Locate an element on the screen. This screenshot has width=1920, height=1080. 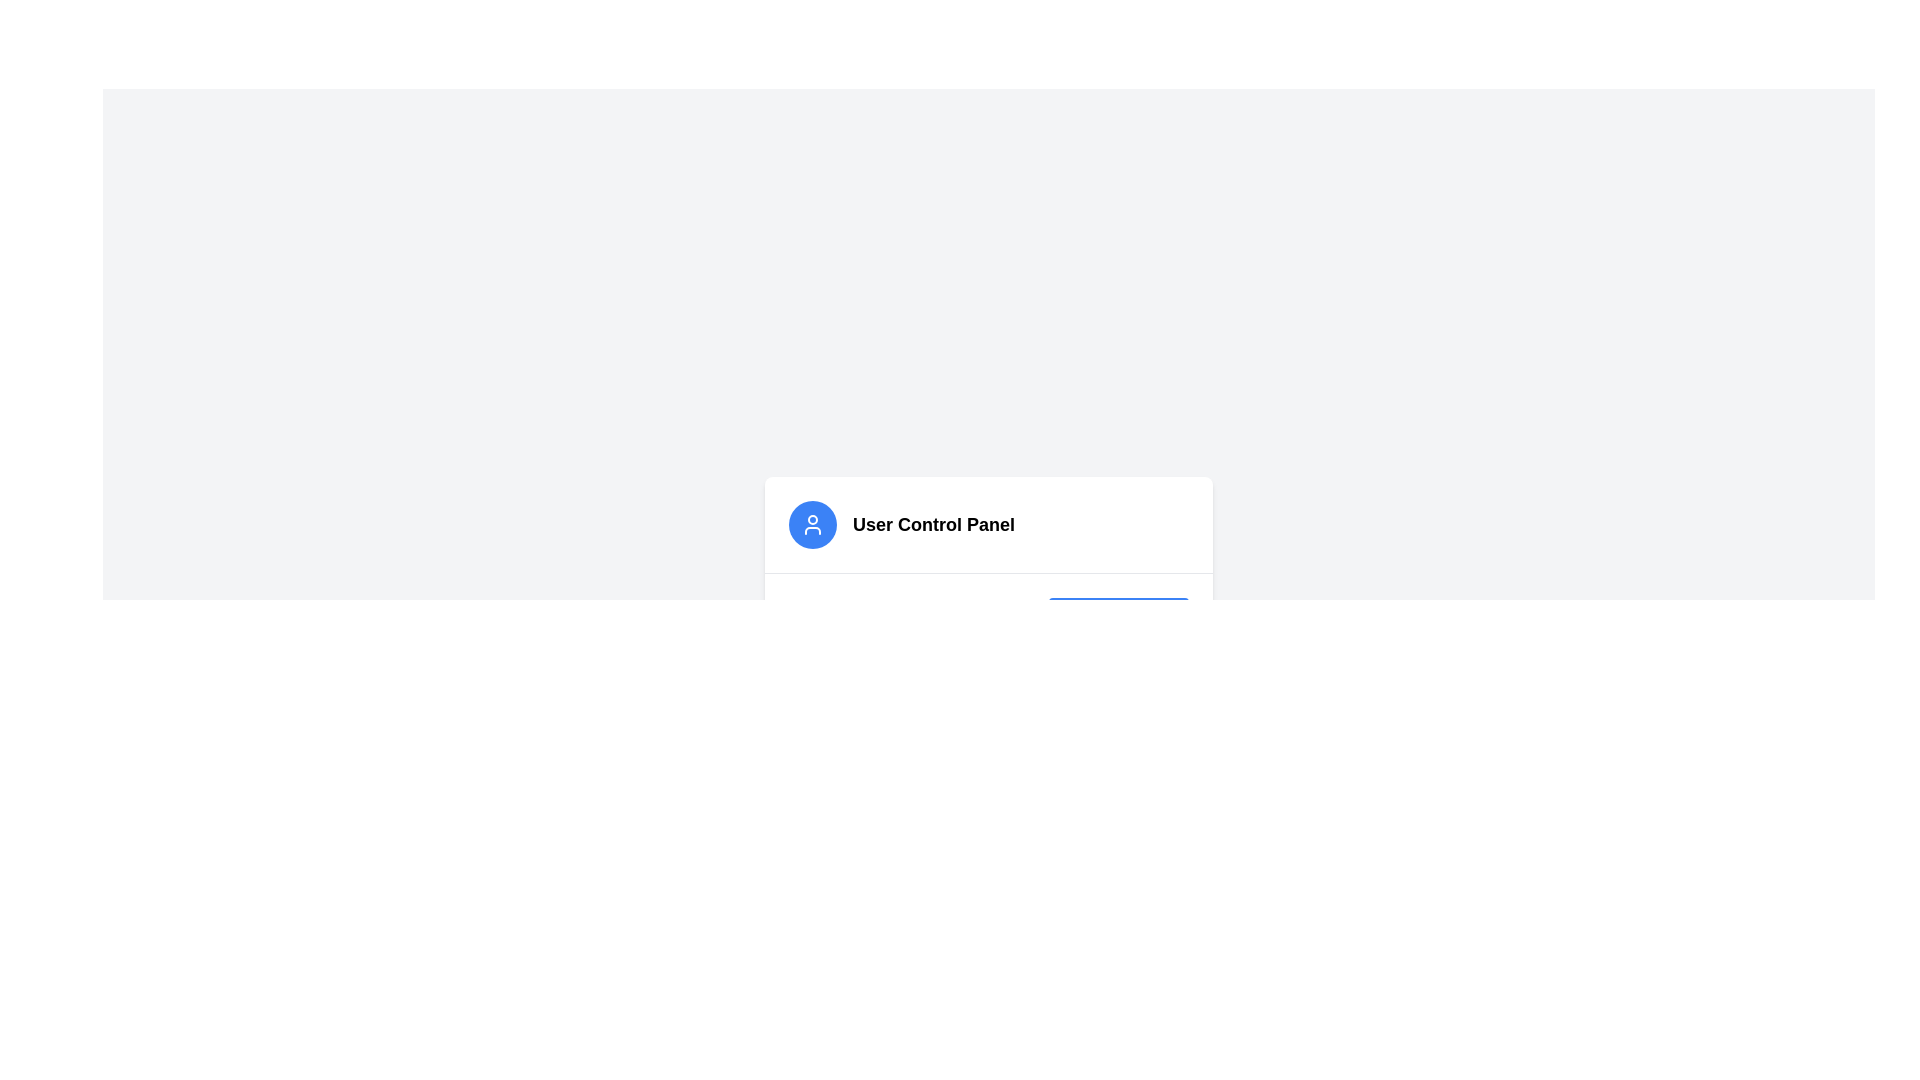
the circular blue icon with a white user profile outline, located above the 'User Control Panel' label is located at coordinates (812, 523).